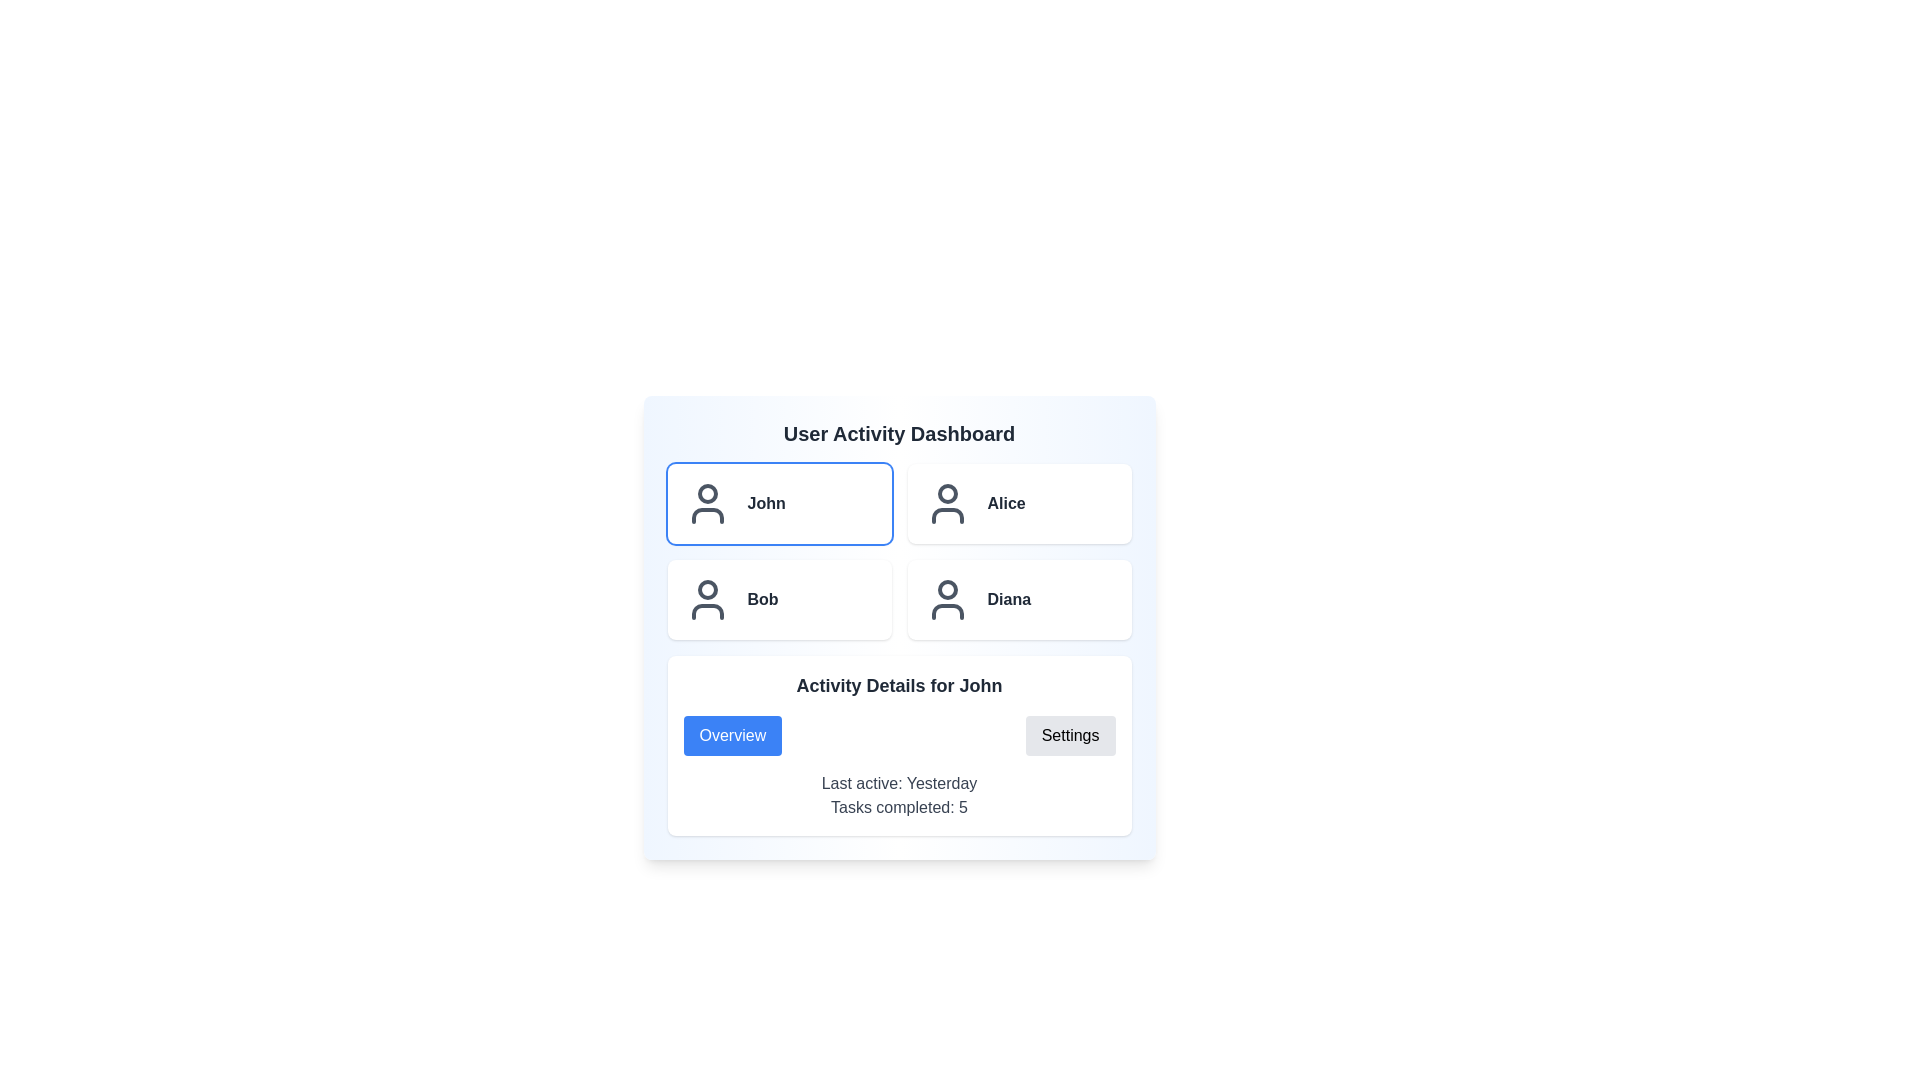 This screenshot has height=1080, width=1920. Describe the element at coordinates (762, 599) in the screenshot. I see `the static text label that identifies the user profile with the name 'Bob', located at the bottom-left corner of the user profile grid in the second row and first column` at that location.